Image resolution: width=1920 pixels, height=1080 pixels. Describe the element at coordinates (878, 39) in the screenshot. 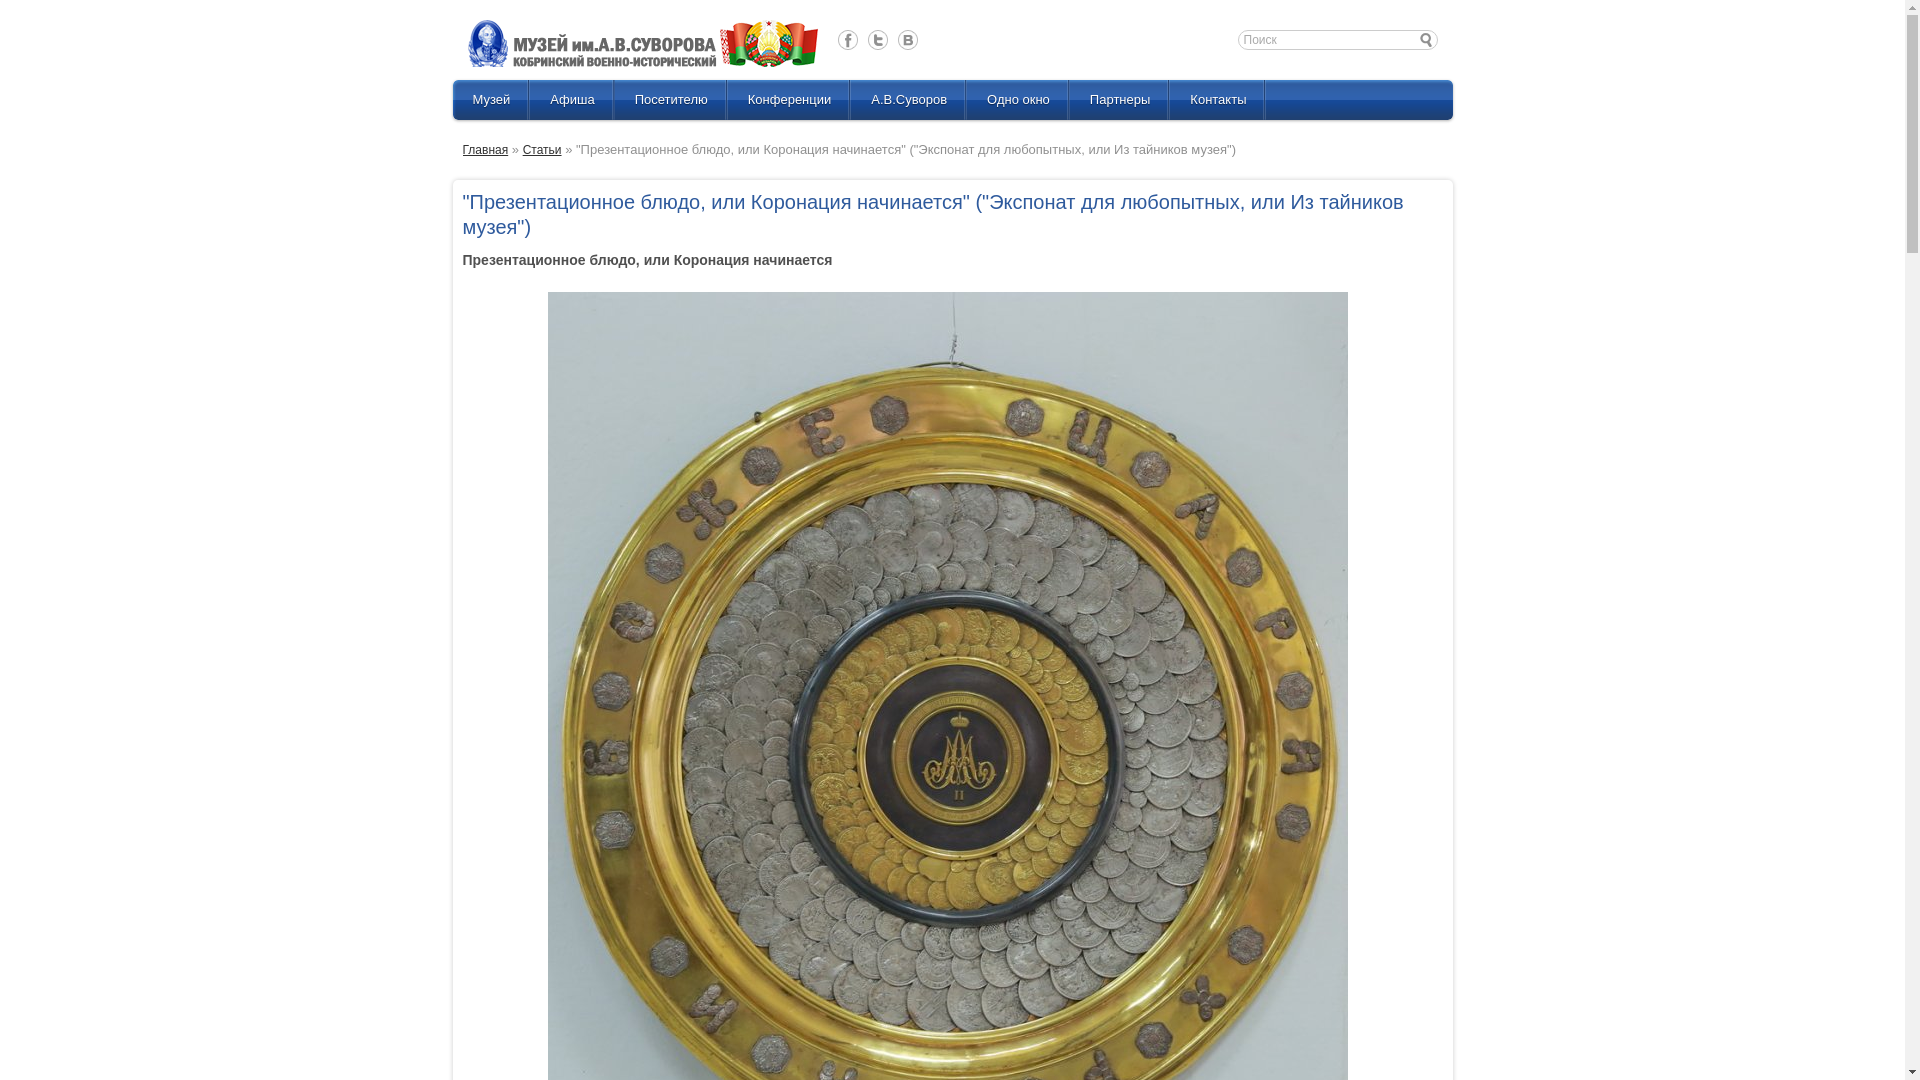

I see `'Twitter'` at that location.